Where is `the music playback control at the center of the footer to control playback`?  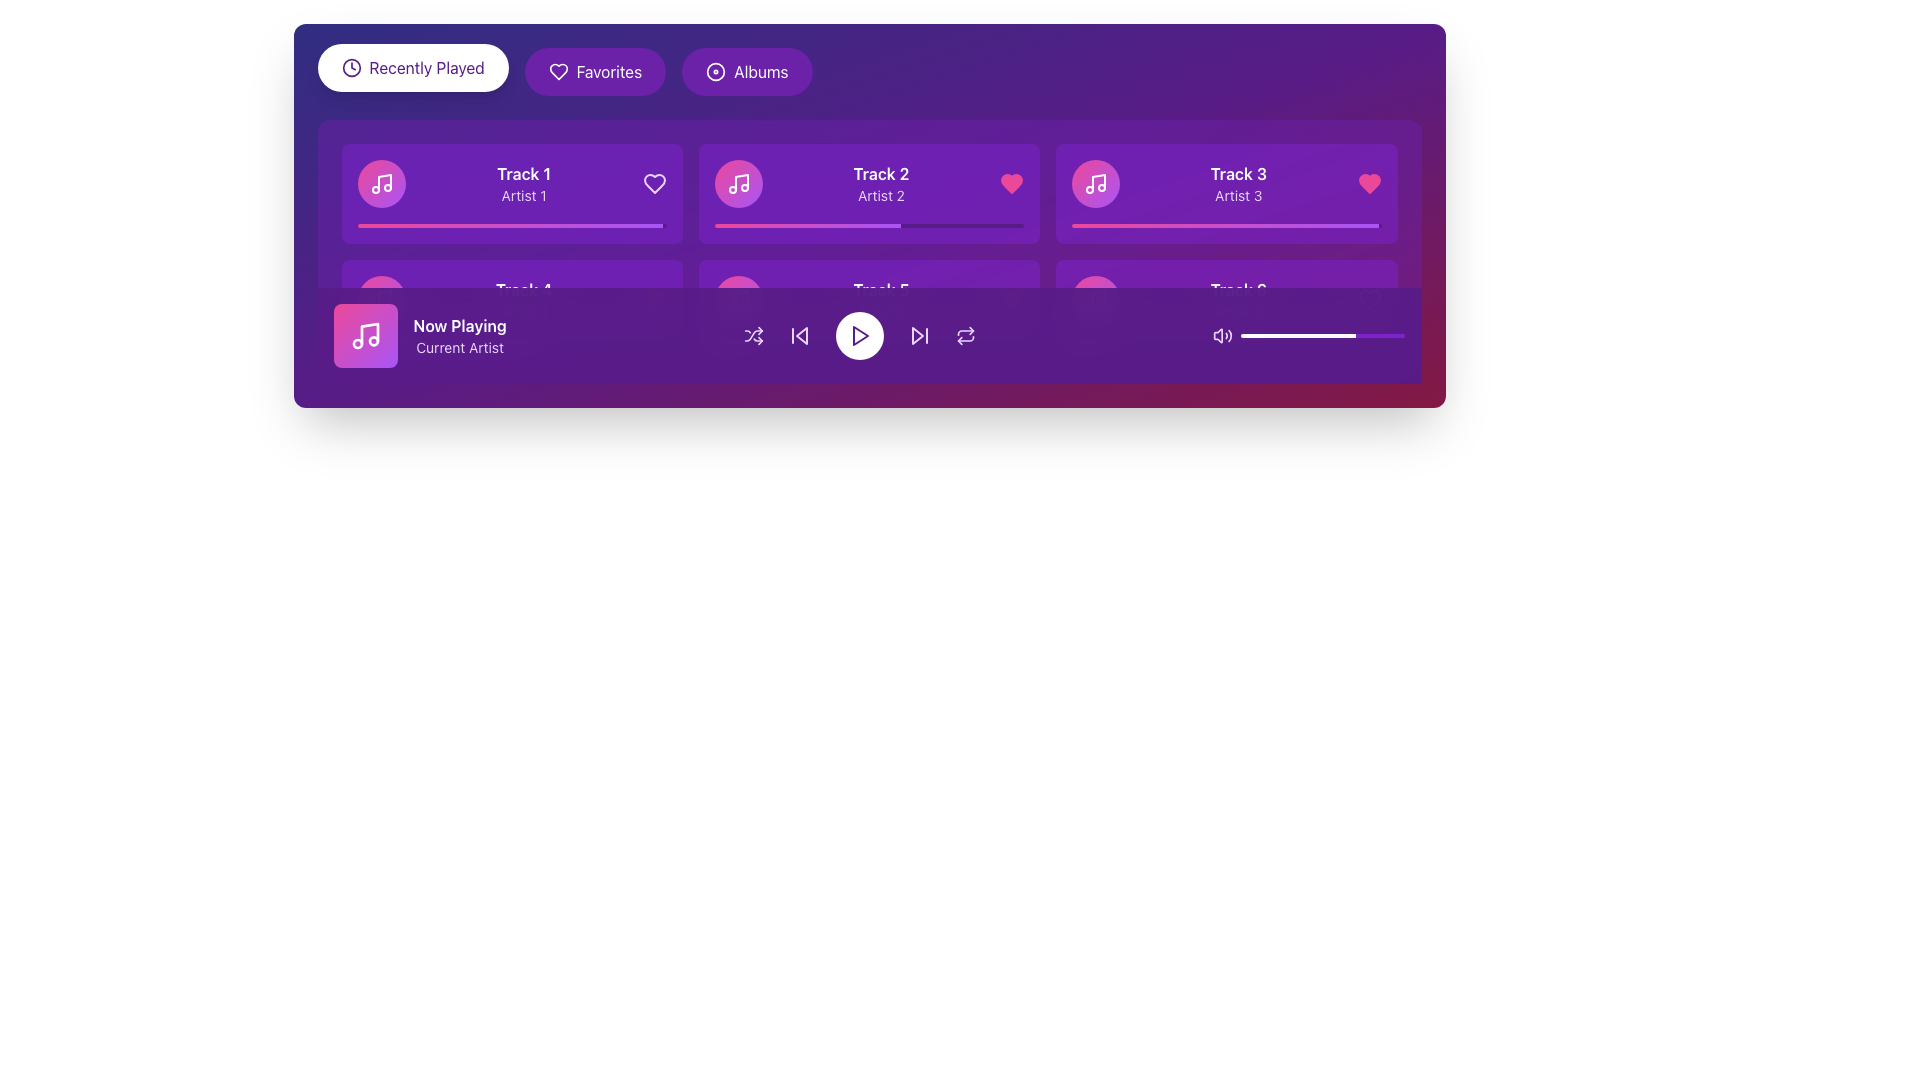 the music playback control at the center of the footer to control playback is located at coordinates (869, 334).